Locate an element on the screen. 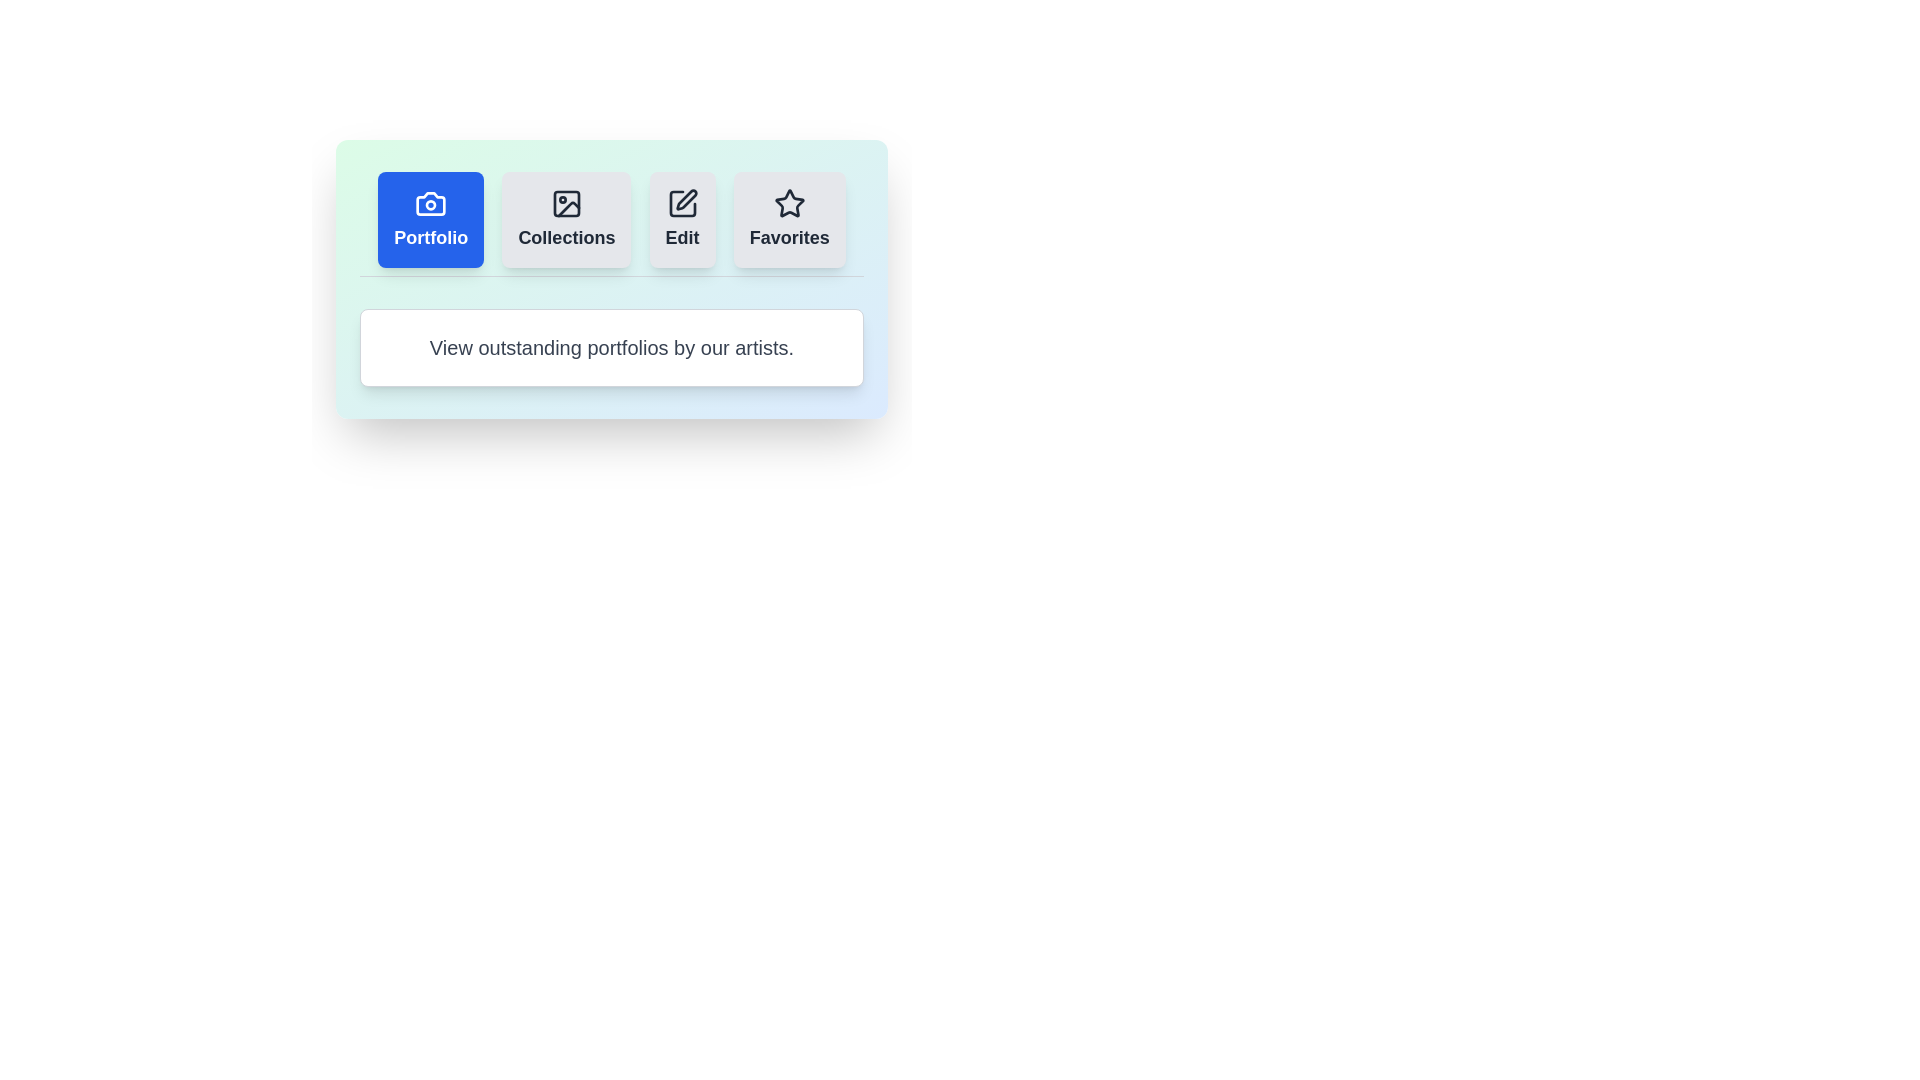 The width and height of the screenshot is (1920, 1080). the tab labeled Favorites to observe its hover effect is located at coordinates (788, 219).